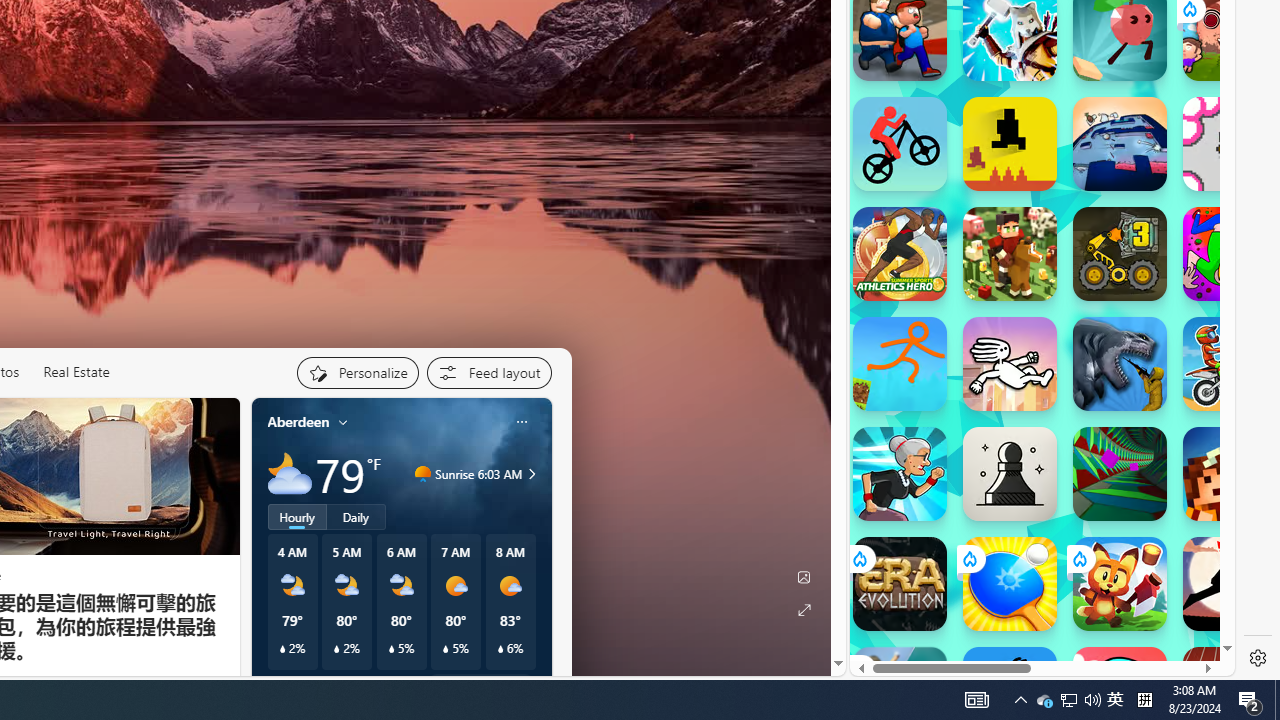  What do you see at coordinates (898, 253) in the screenshot?
I see `'Athletics Hero Athletics Hero'` at bounding box center [898, 253].